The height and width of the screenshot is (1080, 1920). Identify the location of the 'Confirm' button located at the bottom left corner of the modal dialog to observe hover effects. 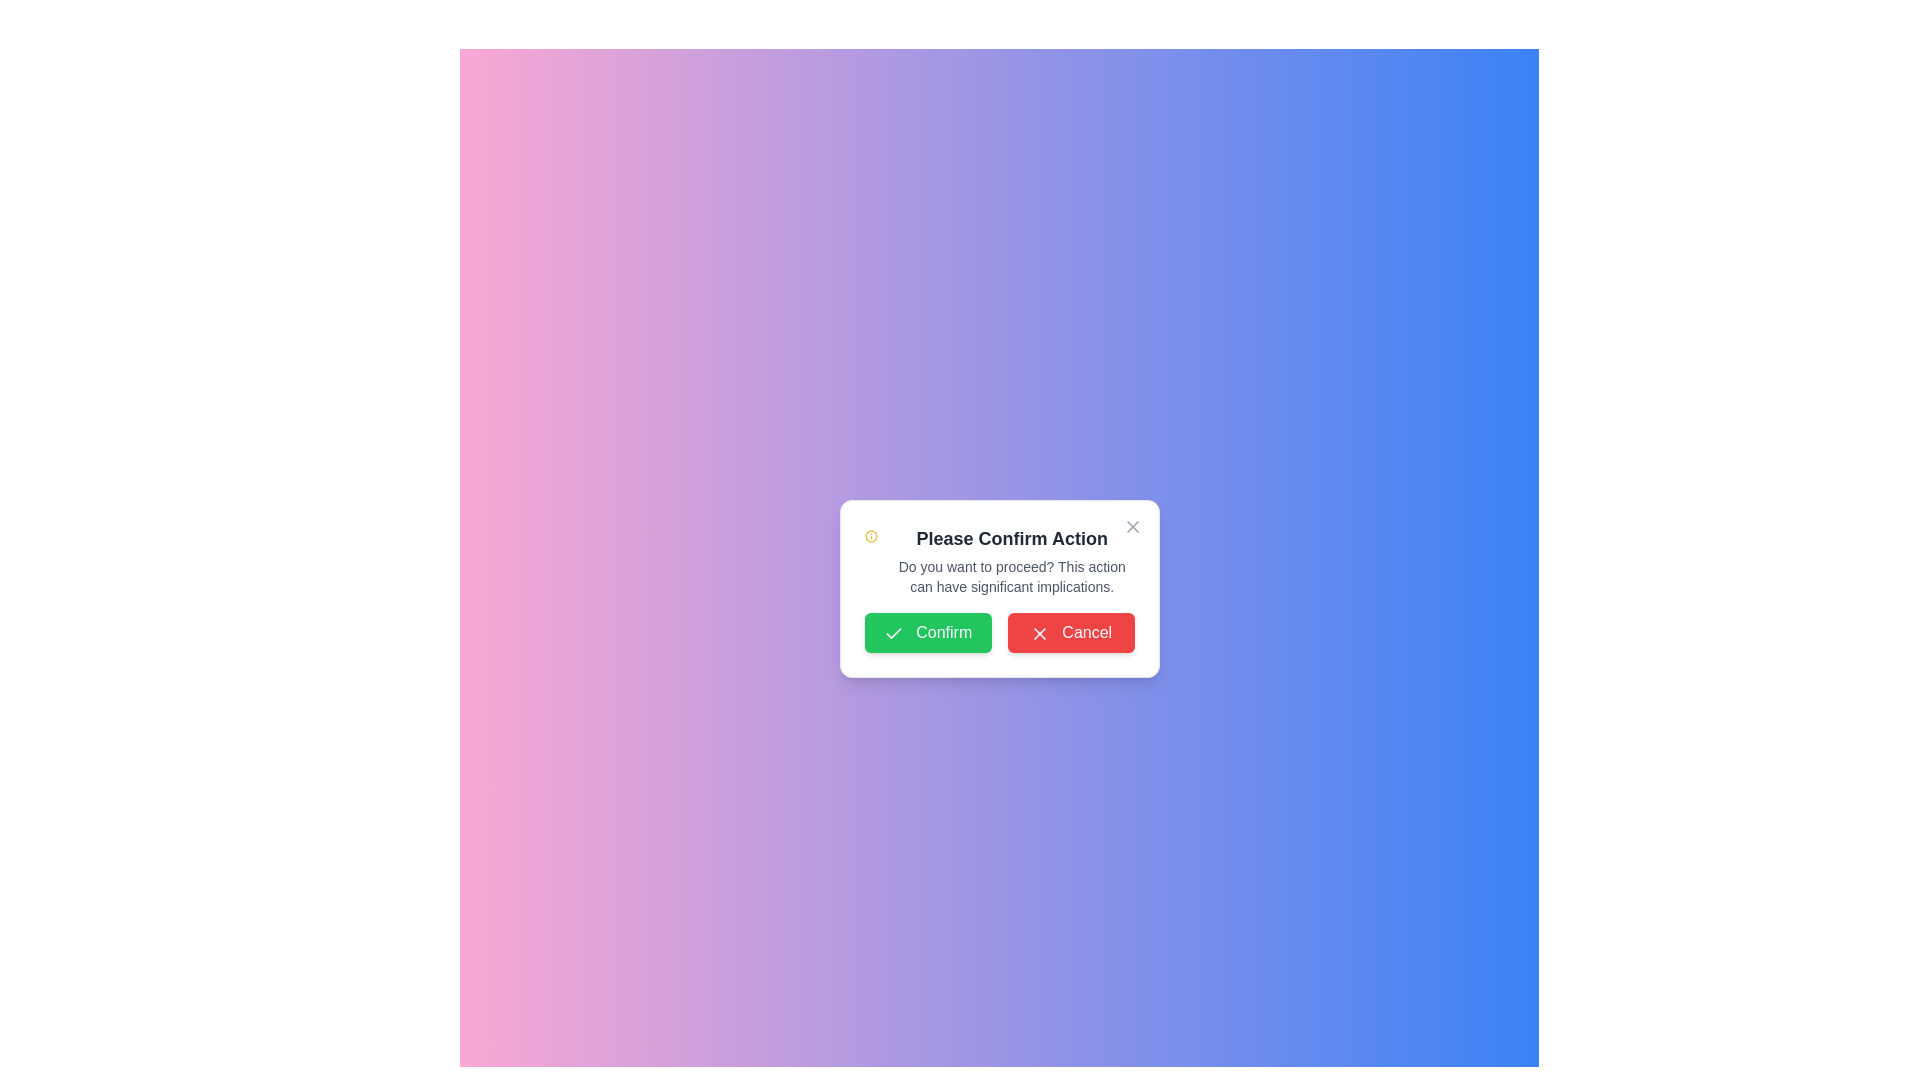
(926, 632).